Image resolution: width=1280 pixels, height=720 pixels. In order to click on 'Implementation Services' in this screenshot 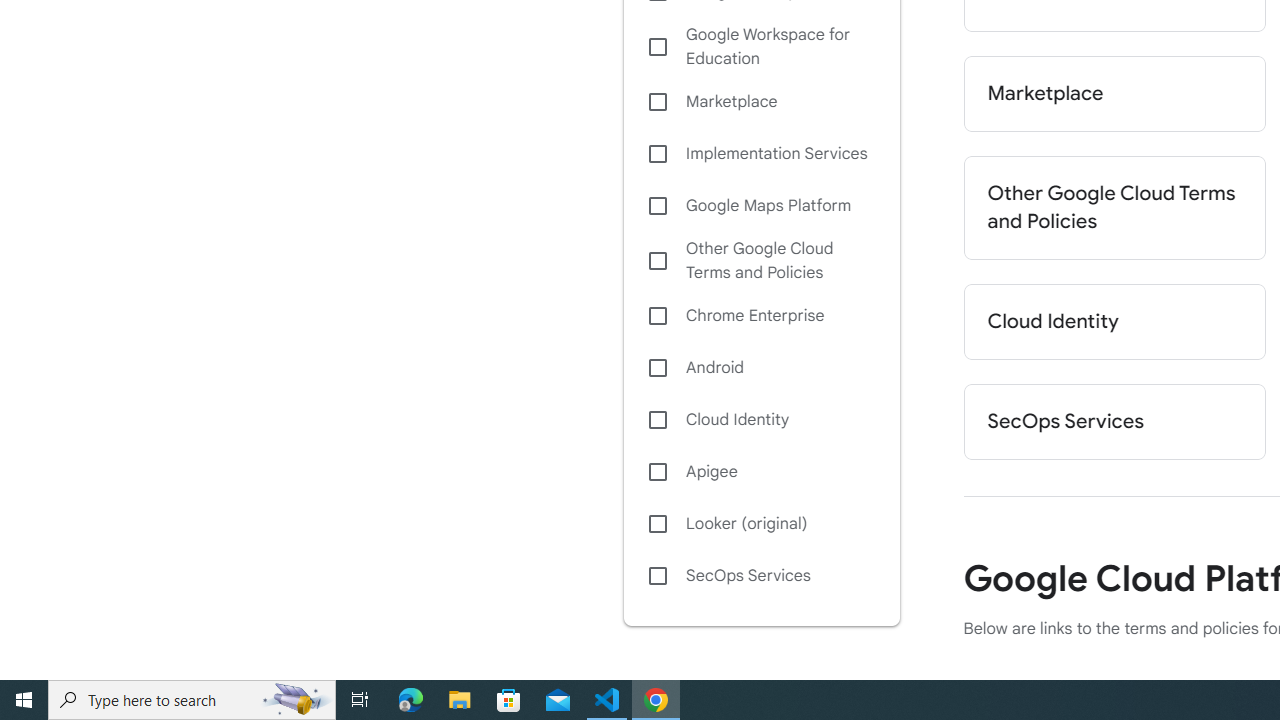, I will do `click(760, 153)`.